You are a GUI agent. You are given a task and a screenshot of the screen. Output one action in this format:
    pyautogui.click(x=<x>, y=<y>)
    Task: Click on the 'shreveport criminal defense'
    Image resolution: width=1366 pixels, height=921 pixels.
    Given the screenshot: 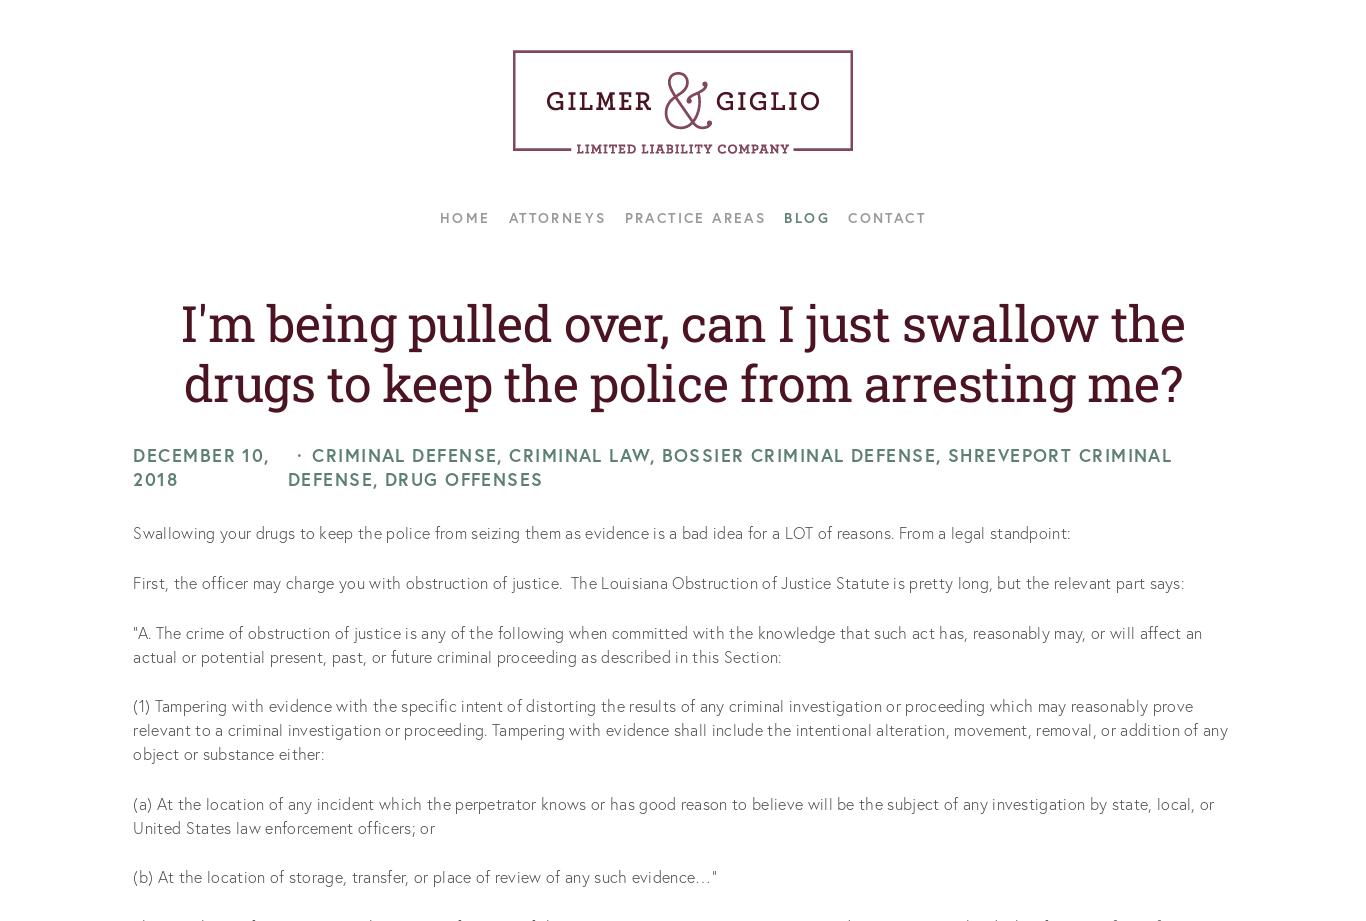 What is the action you would take?
    pyautogui.click(x=286, y=466)
    